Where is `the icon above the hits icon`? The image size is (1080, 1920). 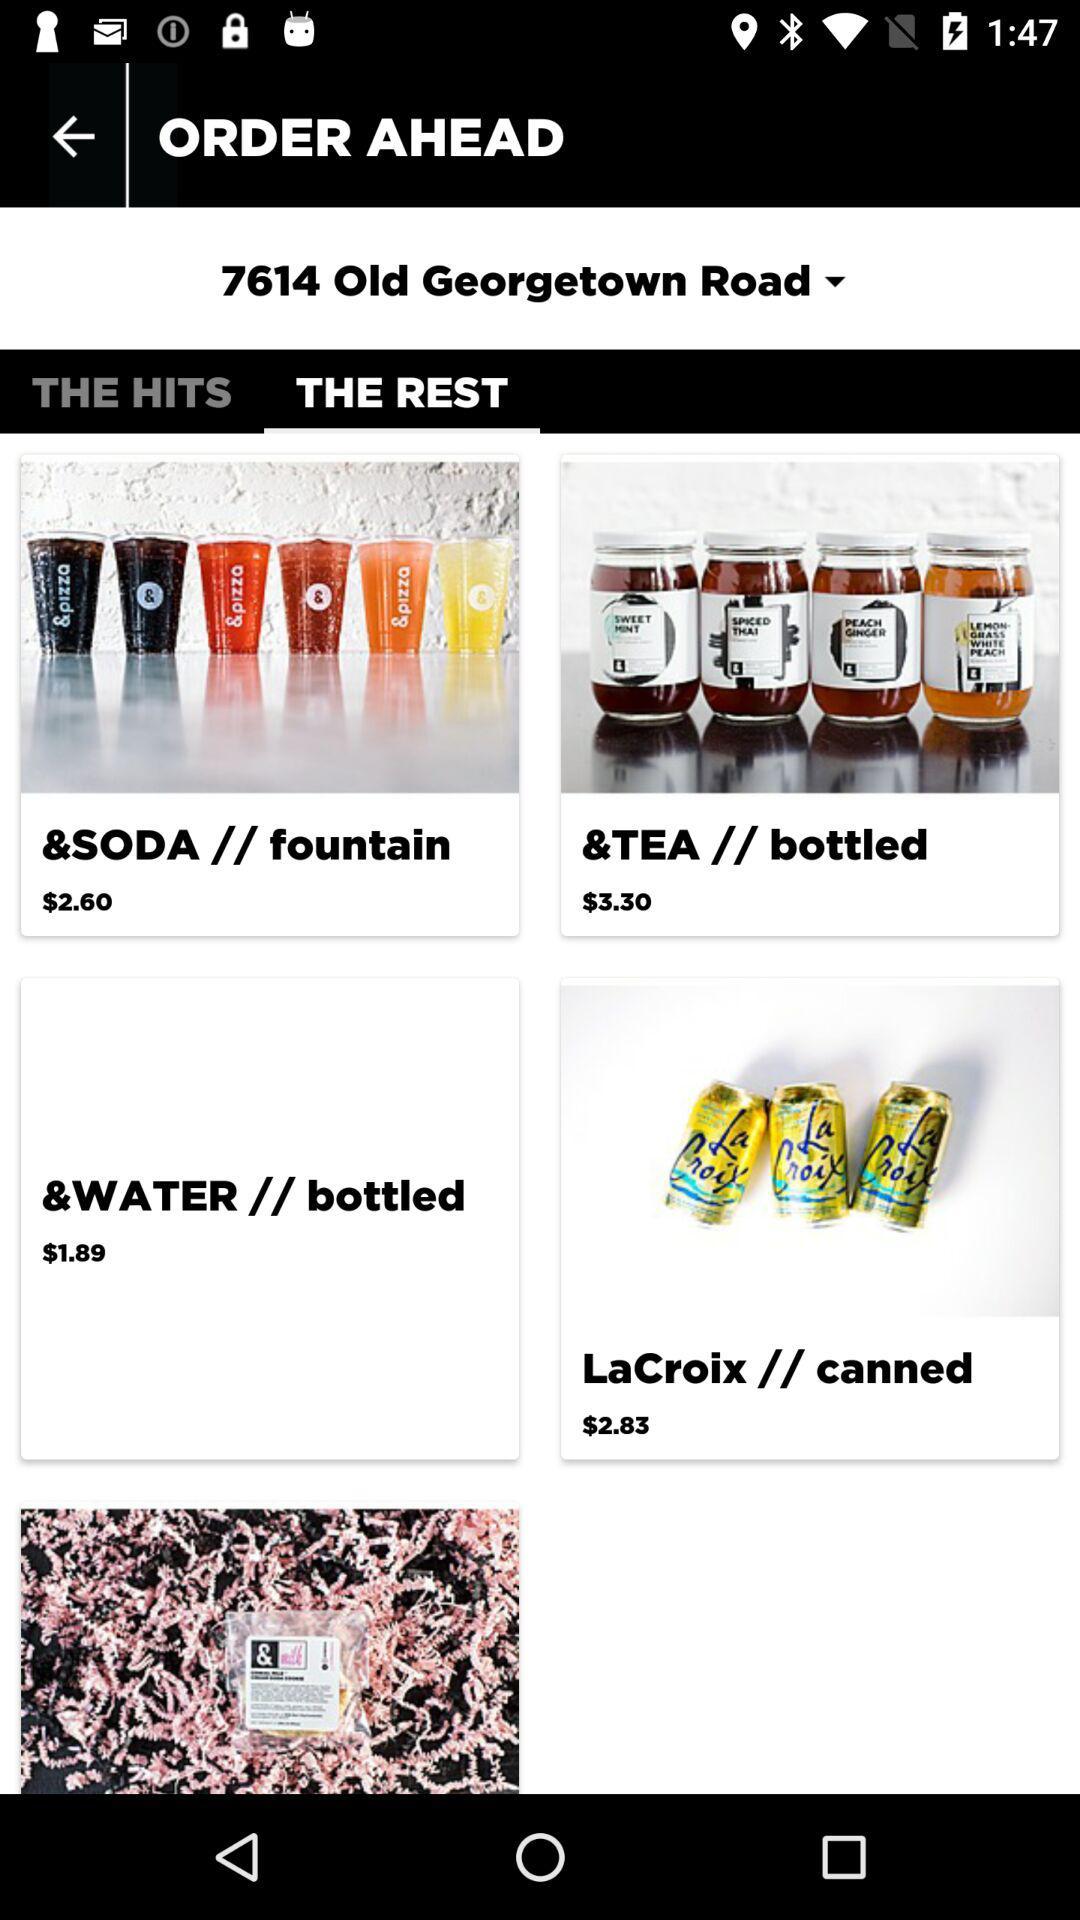 the icon above the hits icon is located at coordinates (72, 135).